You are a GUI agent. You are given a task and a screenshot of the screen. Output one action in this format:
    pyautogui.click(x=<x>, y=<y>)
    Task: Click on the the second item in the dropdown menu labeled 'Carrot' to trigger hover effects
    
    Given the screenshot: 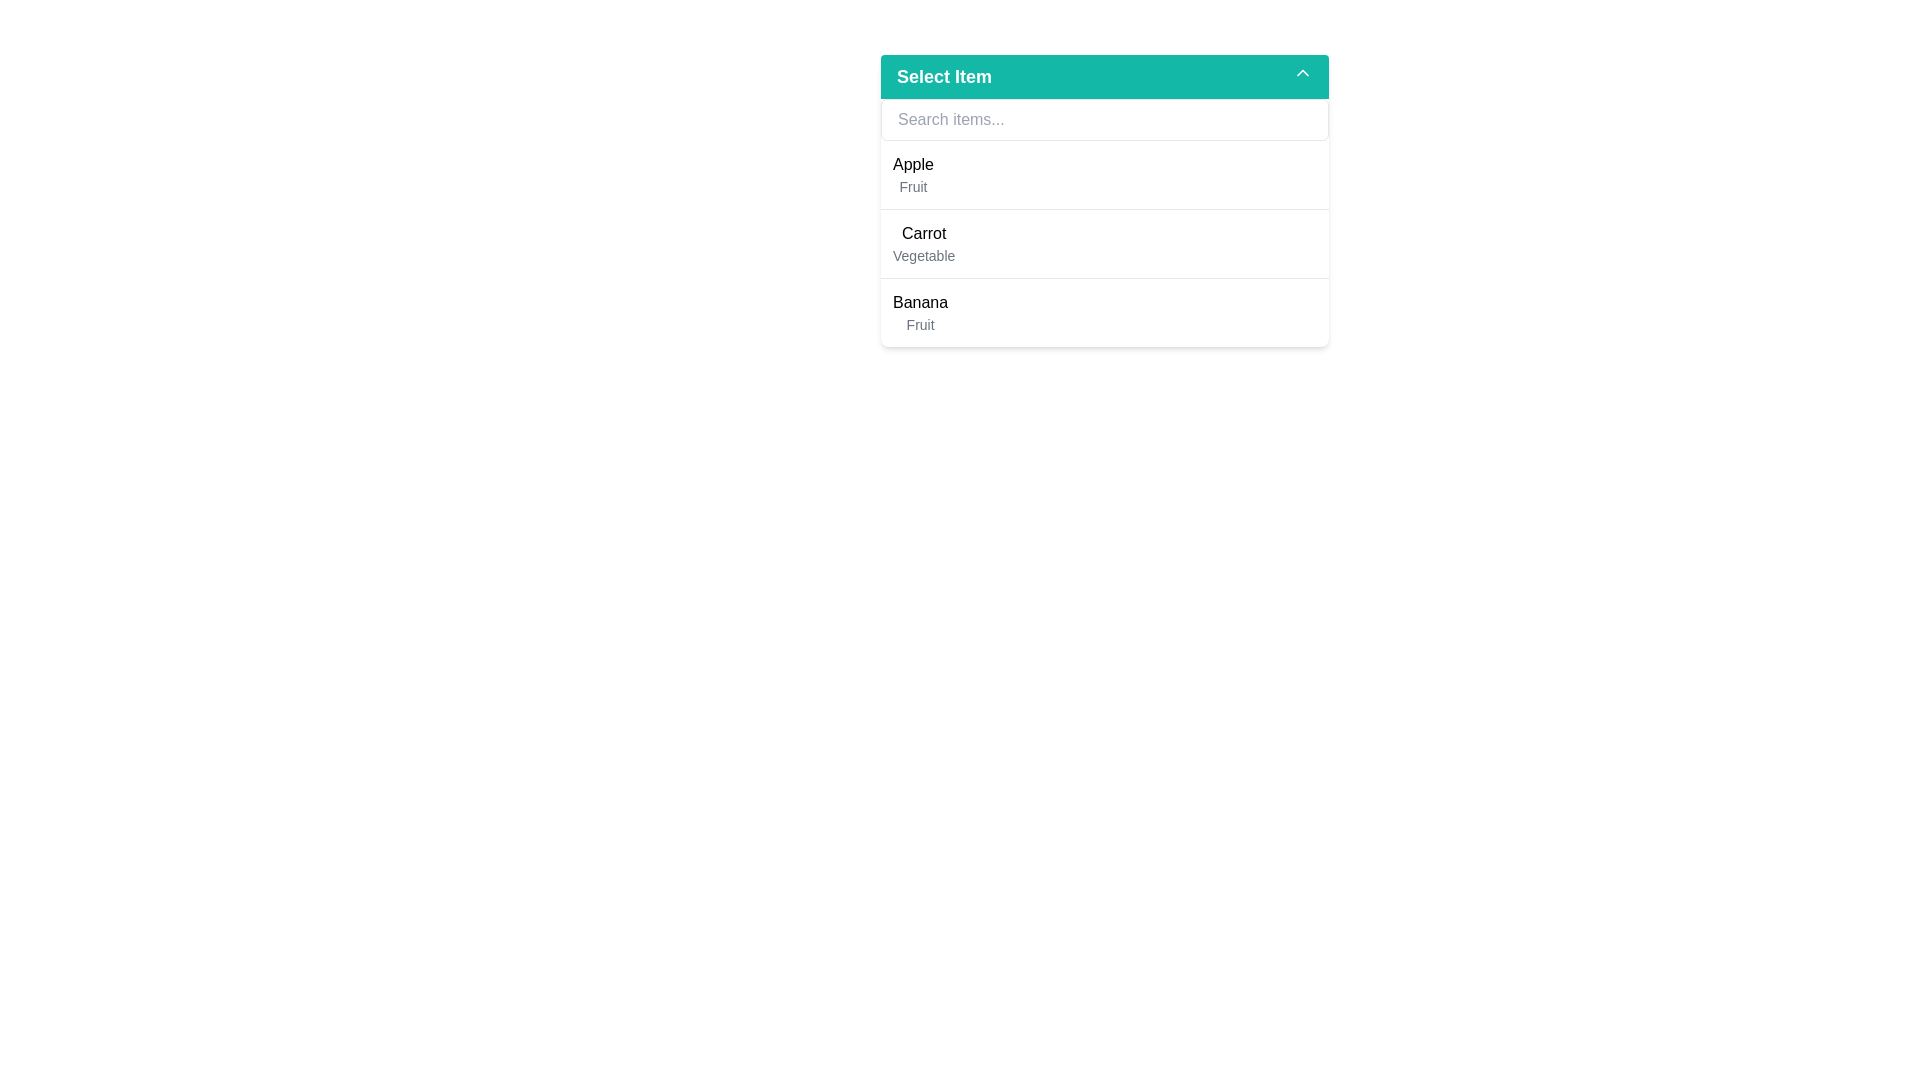 What is the action you would take?
    pyautogui.click(x=1103, y=242)
    